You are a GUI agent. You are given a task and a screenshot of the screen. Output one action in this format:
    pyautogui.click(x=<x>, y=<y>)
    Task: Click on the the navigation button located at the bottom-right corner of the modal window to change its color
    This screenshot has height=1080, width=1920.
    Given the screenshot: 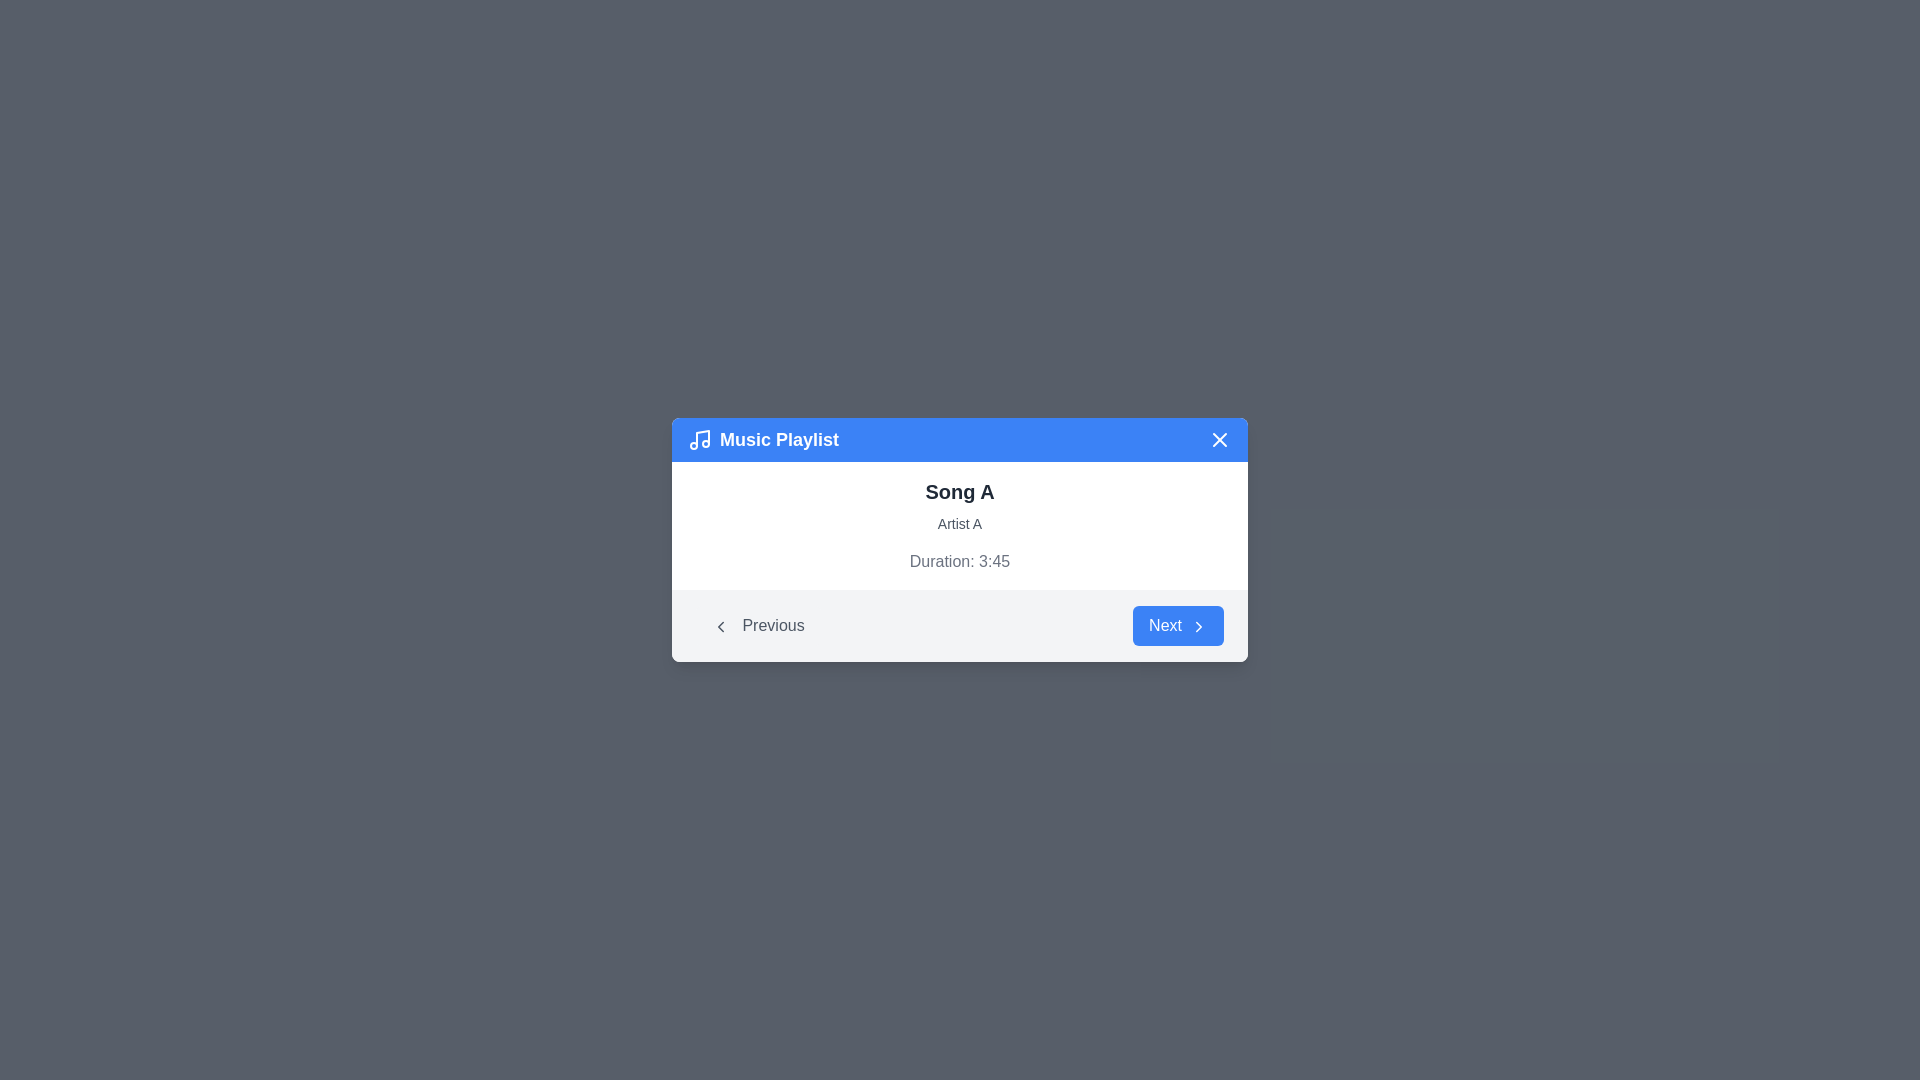 What is the action you would take?
    pyautogui.click(x=1178, y=624)
    